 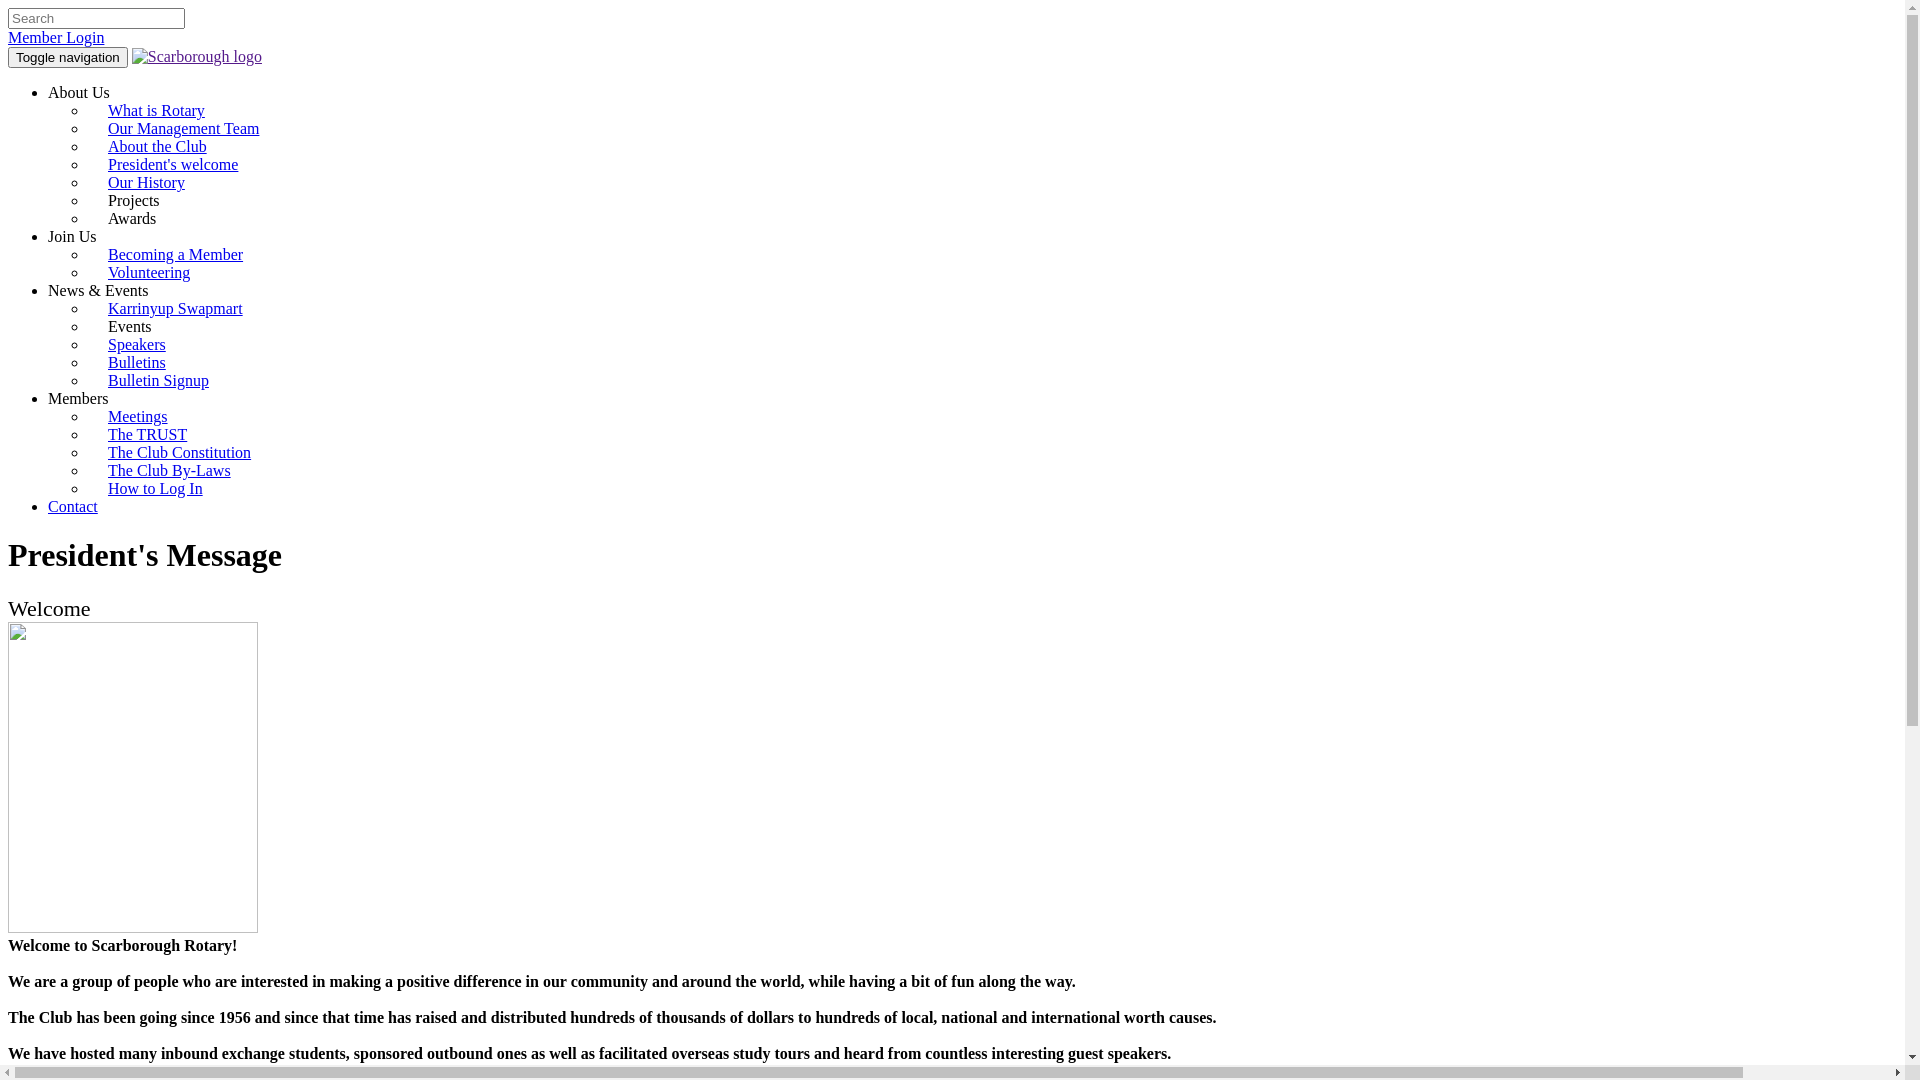 I want to click on 'Our History', so click(x=145, y=182).